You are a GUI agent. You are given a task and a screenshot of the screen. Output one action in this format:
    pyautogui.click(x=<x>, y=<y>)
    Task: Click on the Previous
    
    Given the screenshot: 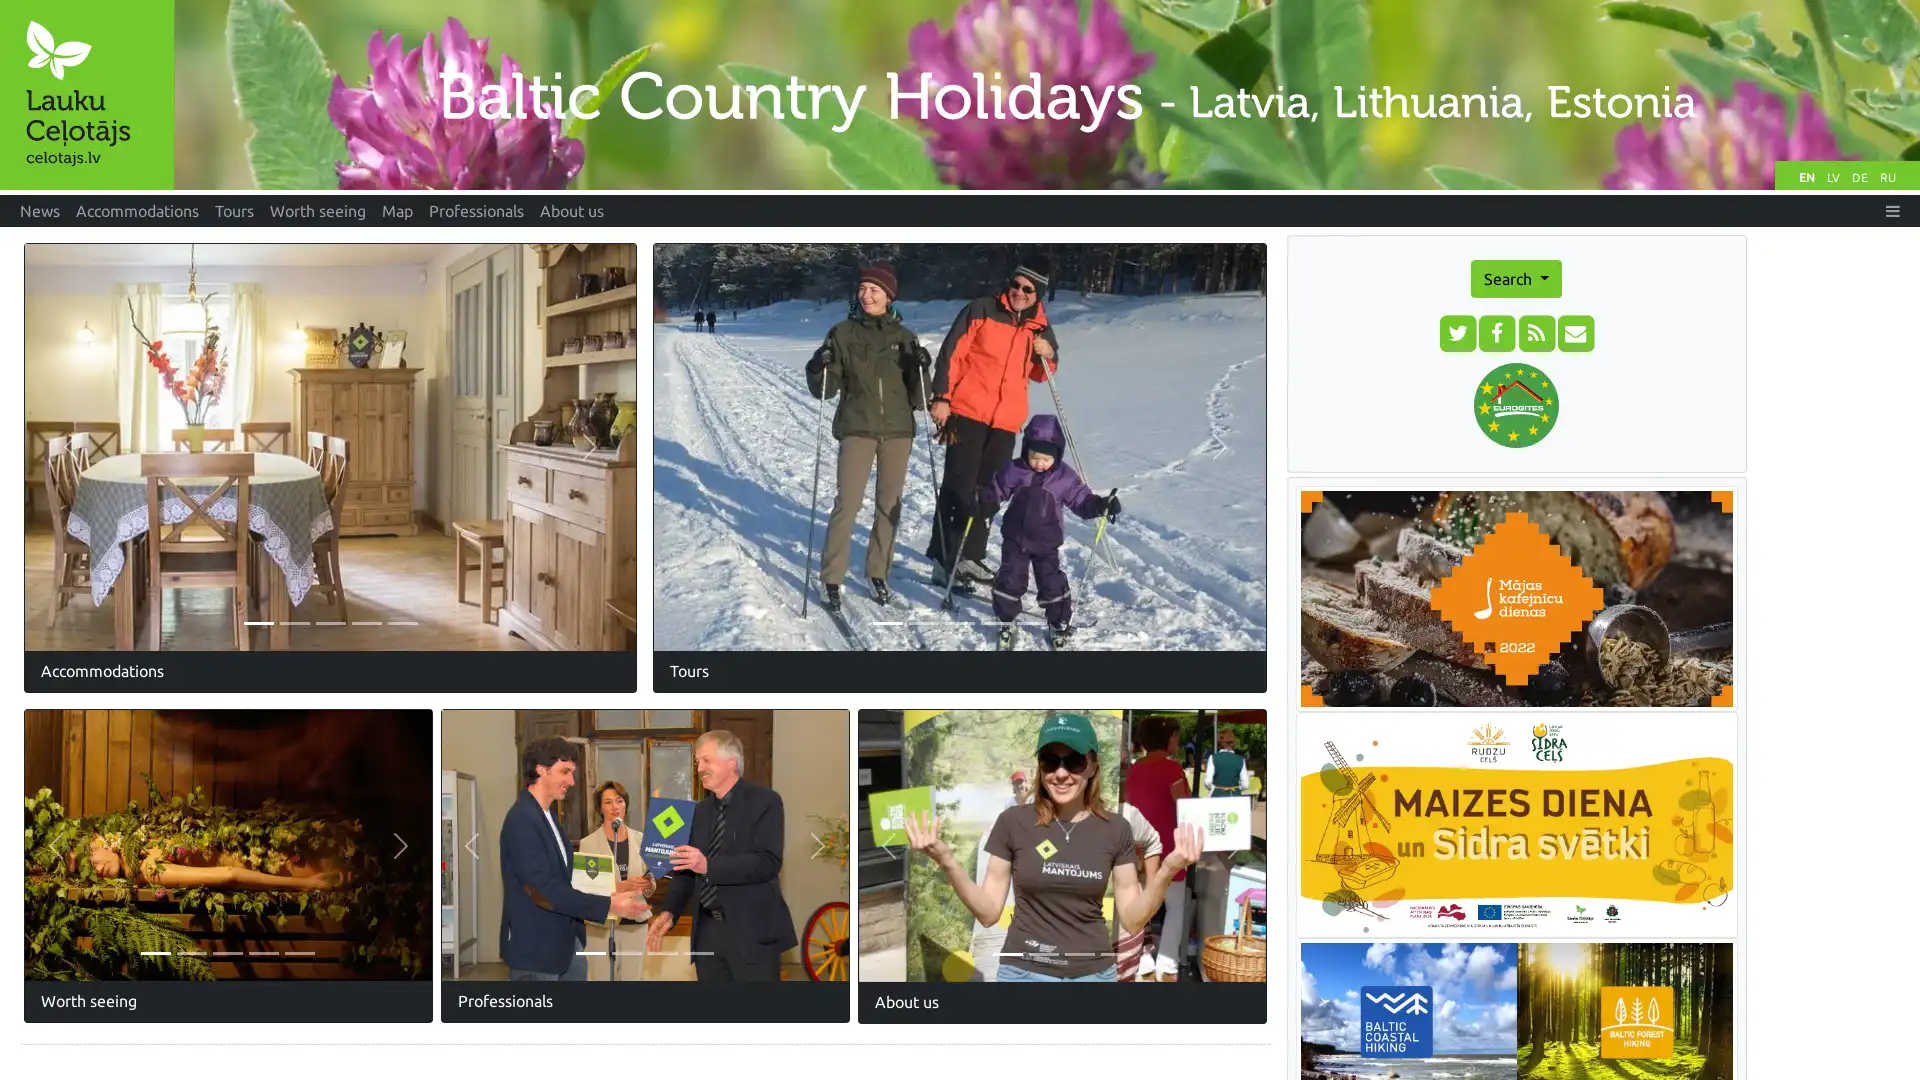 What is the action you would take?
    pyautogui.click(x=470, y=845)
    